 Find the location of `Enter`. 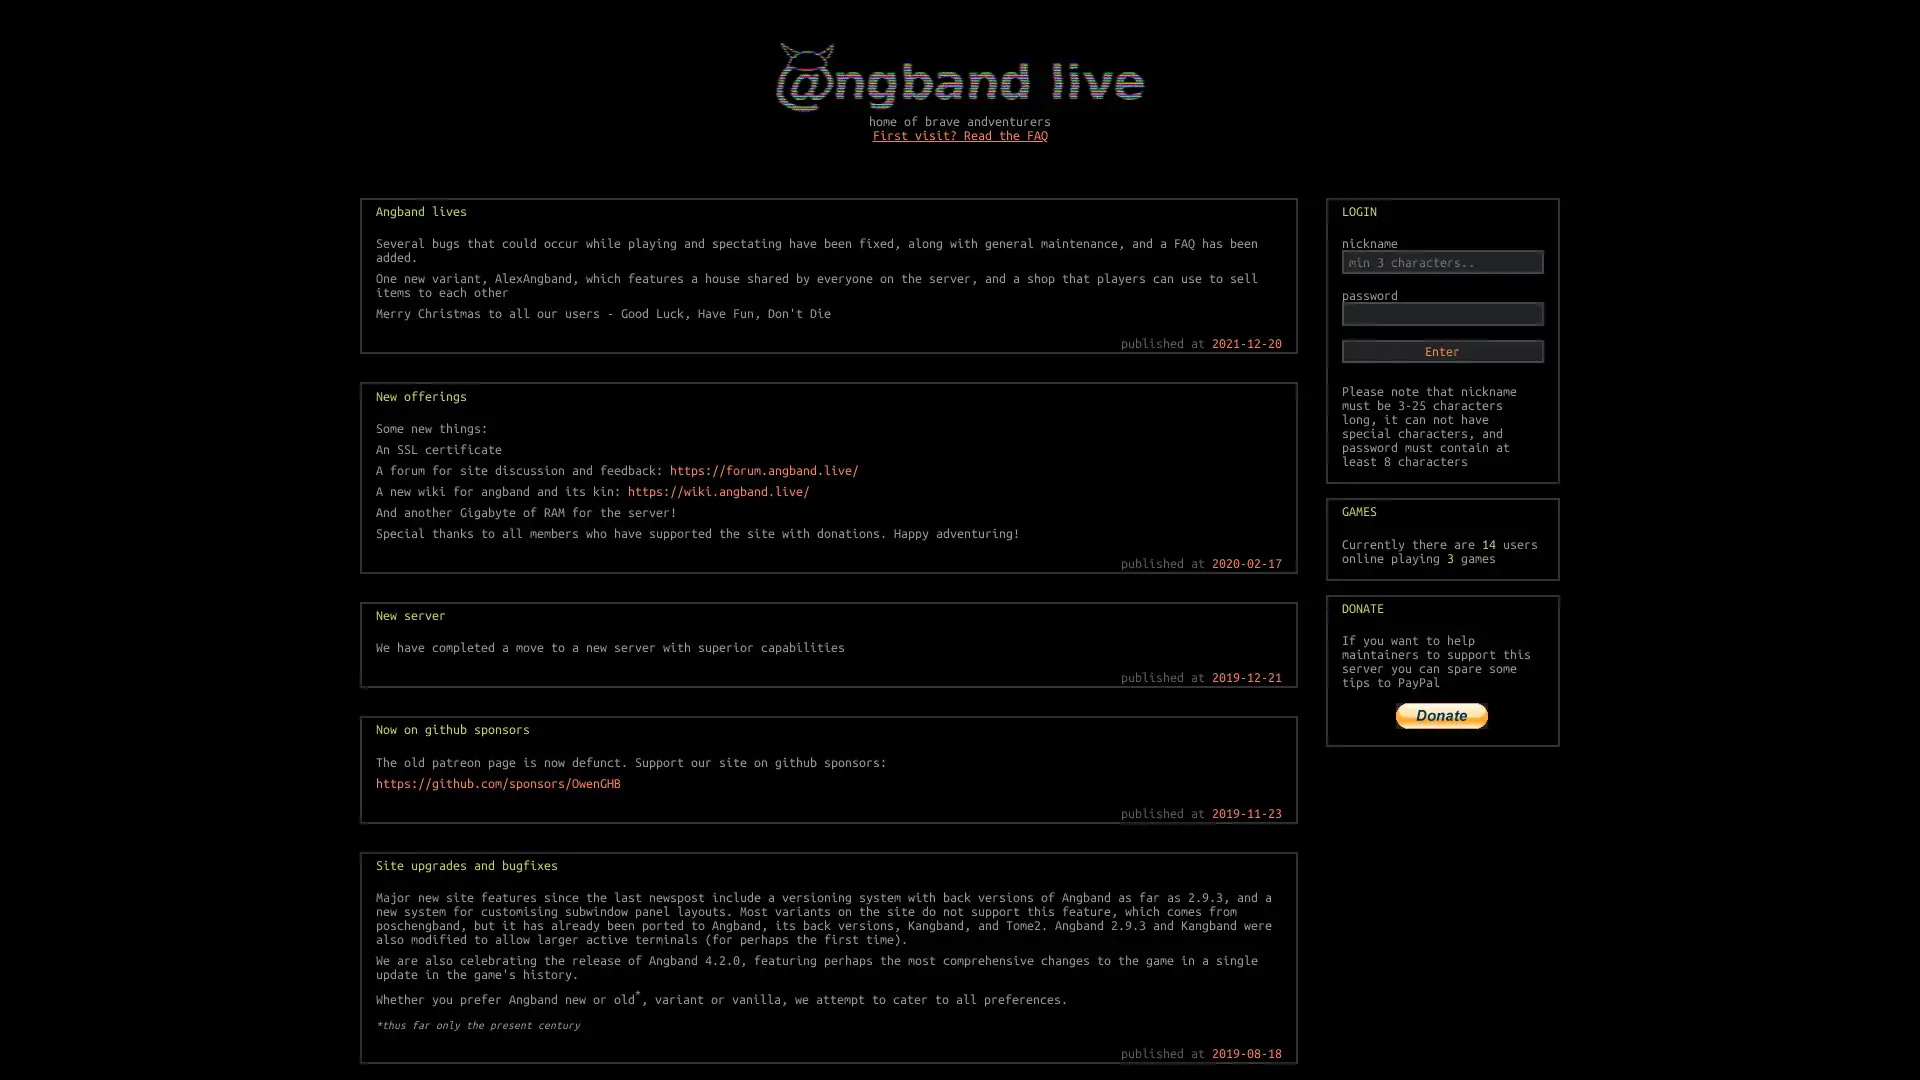

Enter is located at coordinates (1442, 350).